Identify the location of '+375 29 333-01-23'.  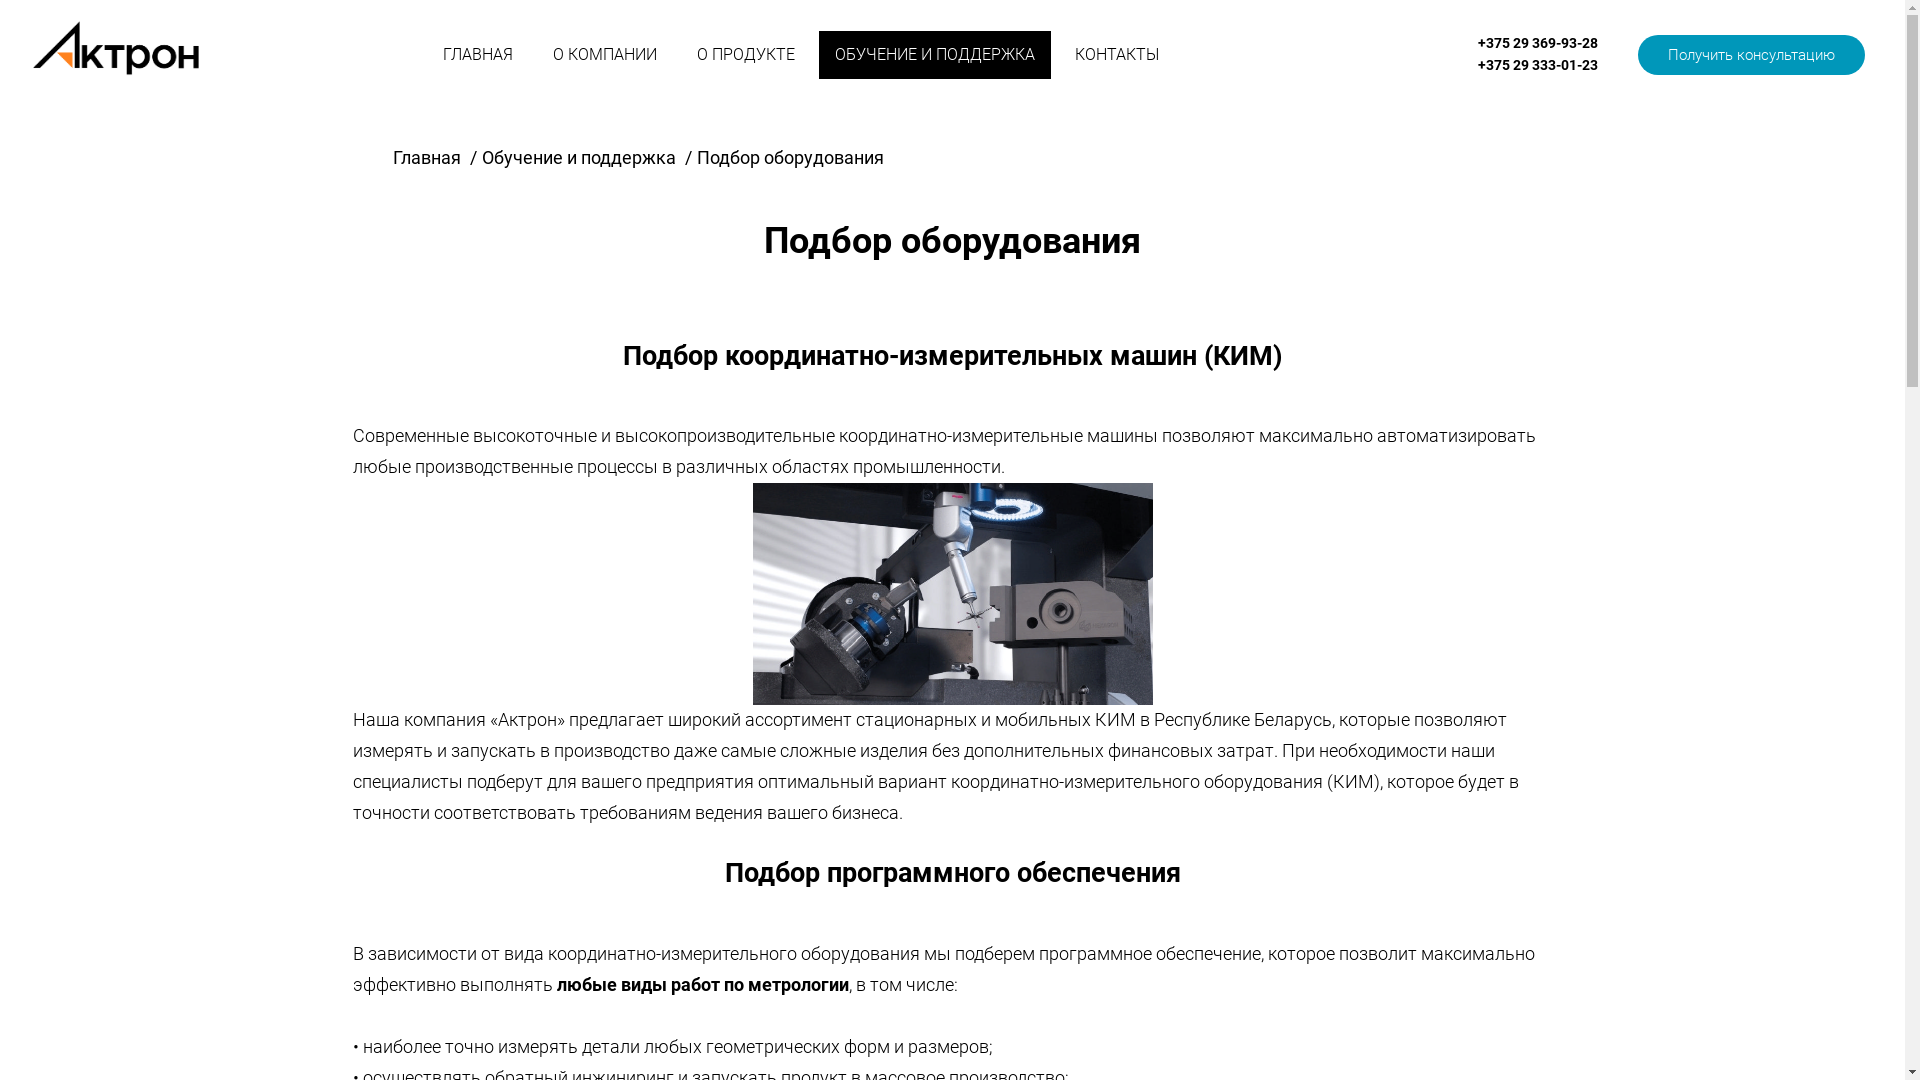
(1536, 64).